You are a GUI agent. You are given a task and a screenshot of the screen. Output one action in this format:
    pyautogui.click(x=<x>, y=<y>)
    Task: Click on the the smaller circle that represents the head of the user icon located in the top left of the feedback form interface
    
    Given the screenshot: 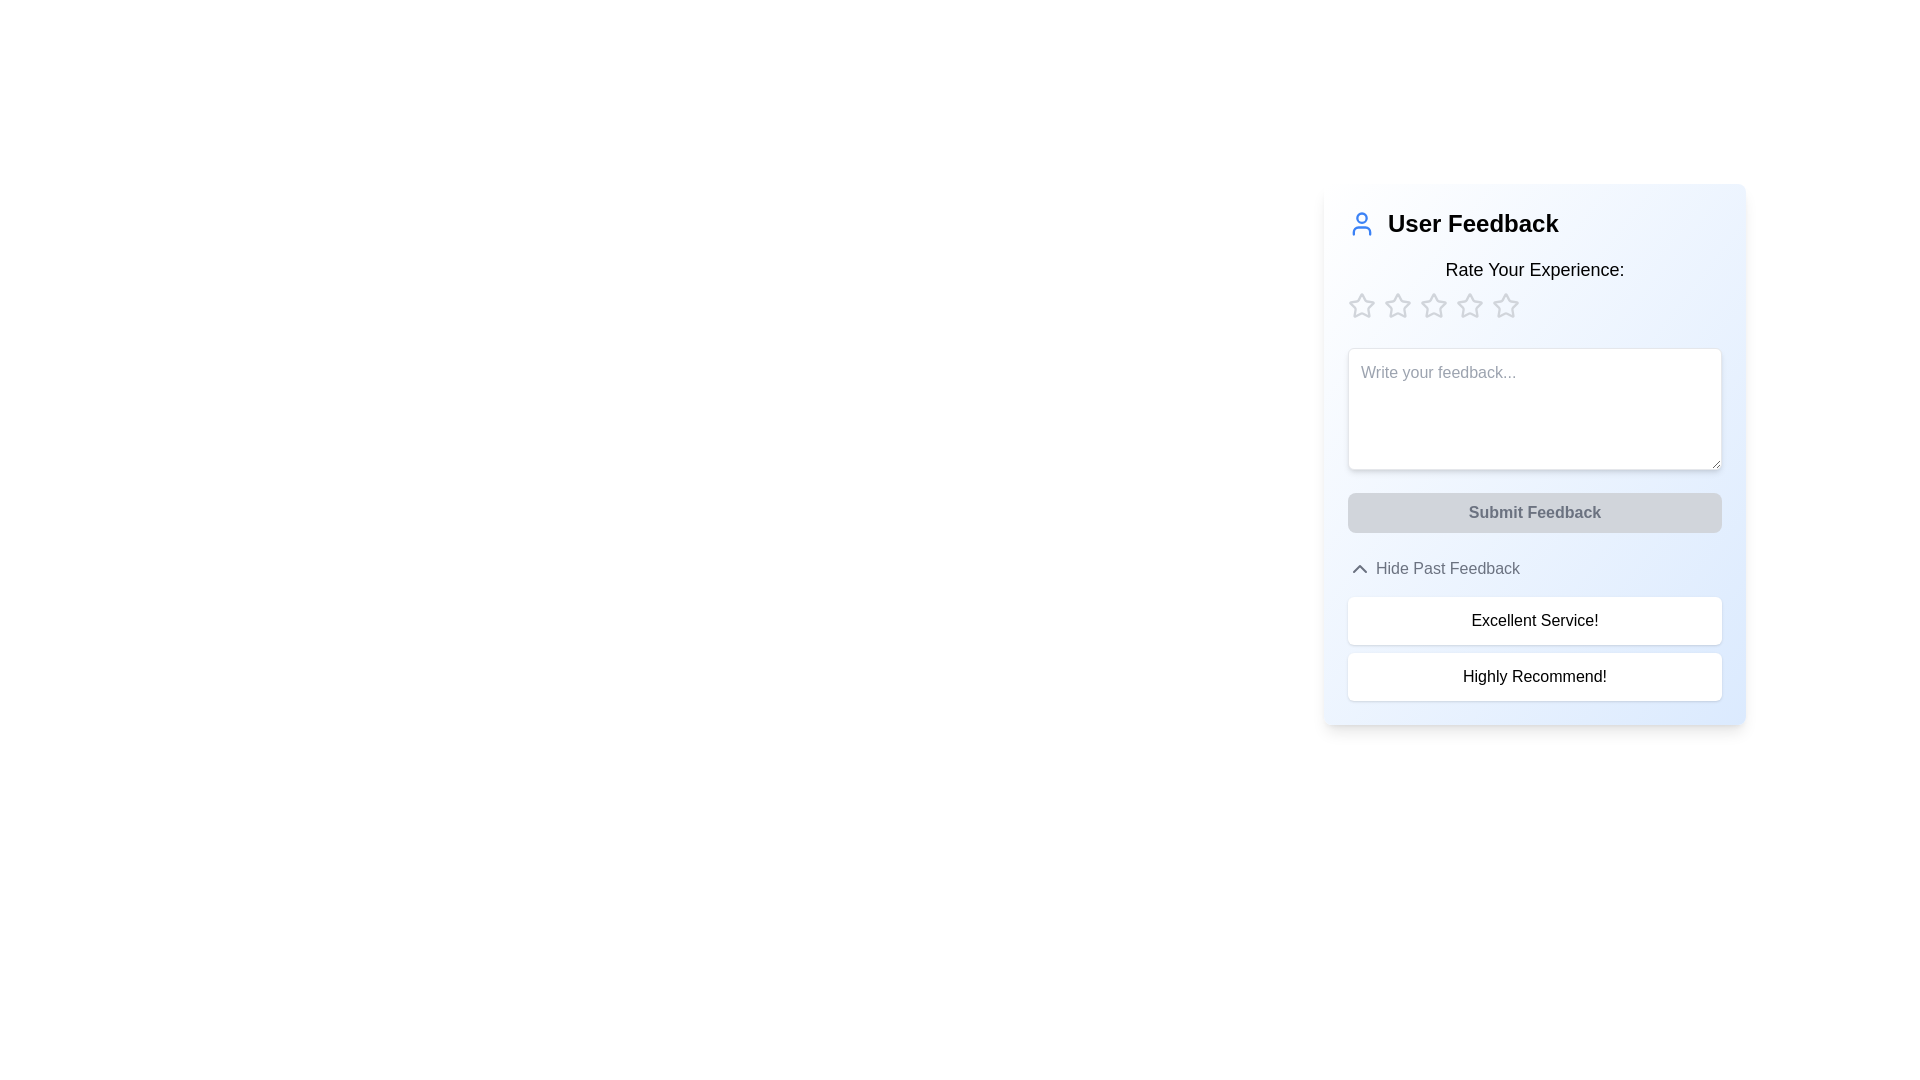 What is the action you would take?
    pyautogui.click(x=1361, y=218)
    